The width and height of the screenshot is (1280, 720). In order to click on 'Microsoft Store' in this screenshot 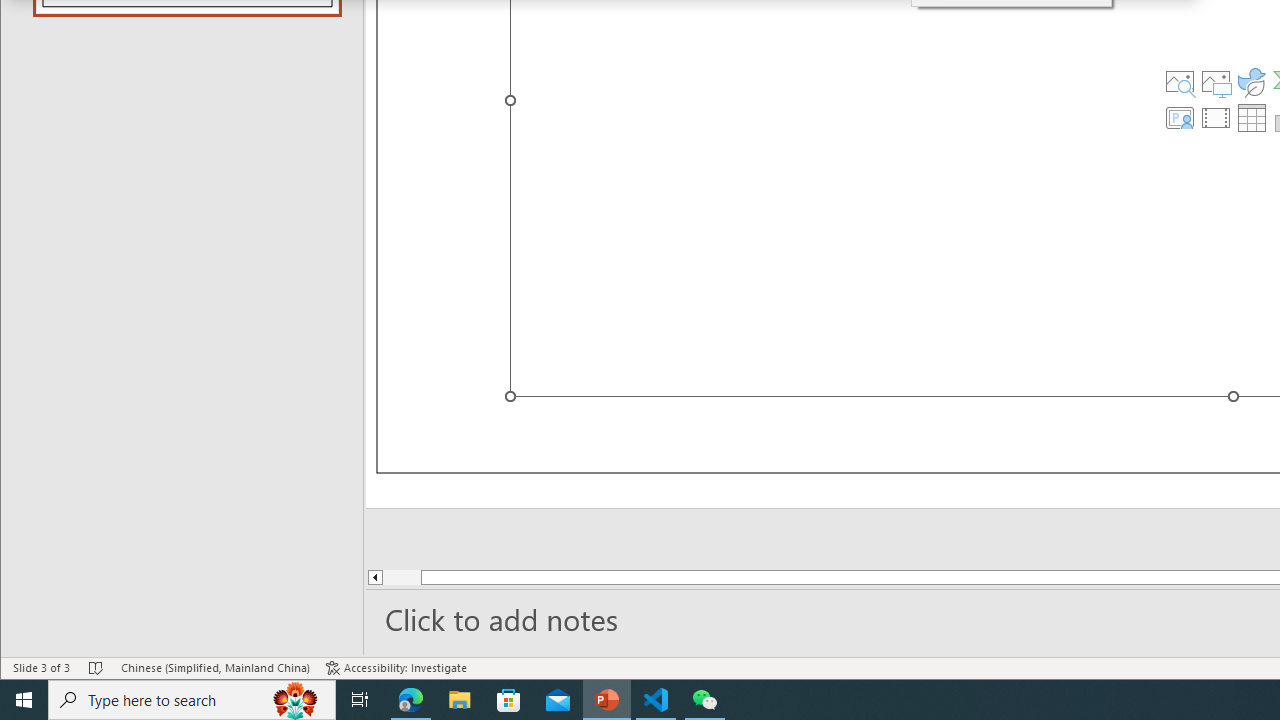, I will do `click(509, 698)`.